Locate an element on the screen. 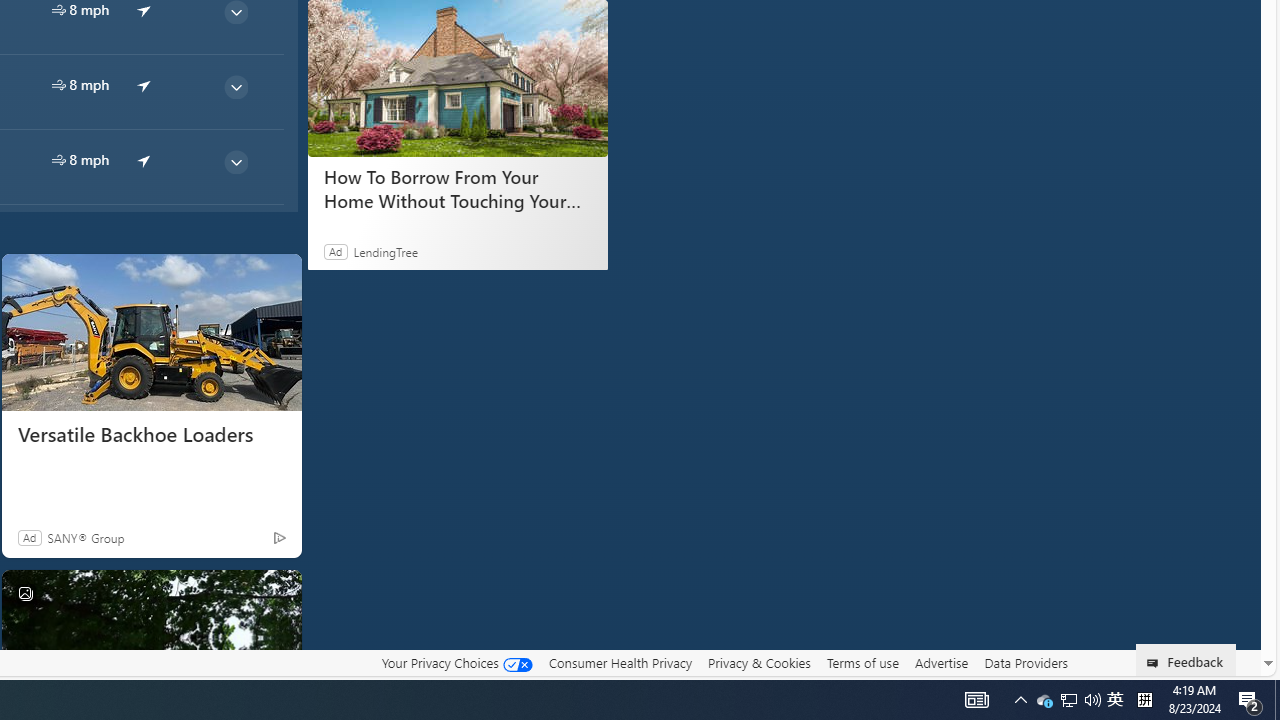  'Your Privacy Choices' is located at coordinates (455, 663).